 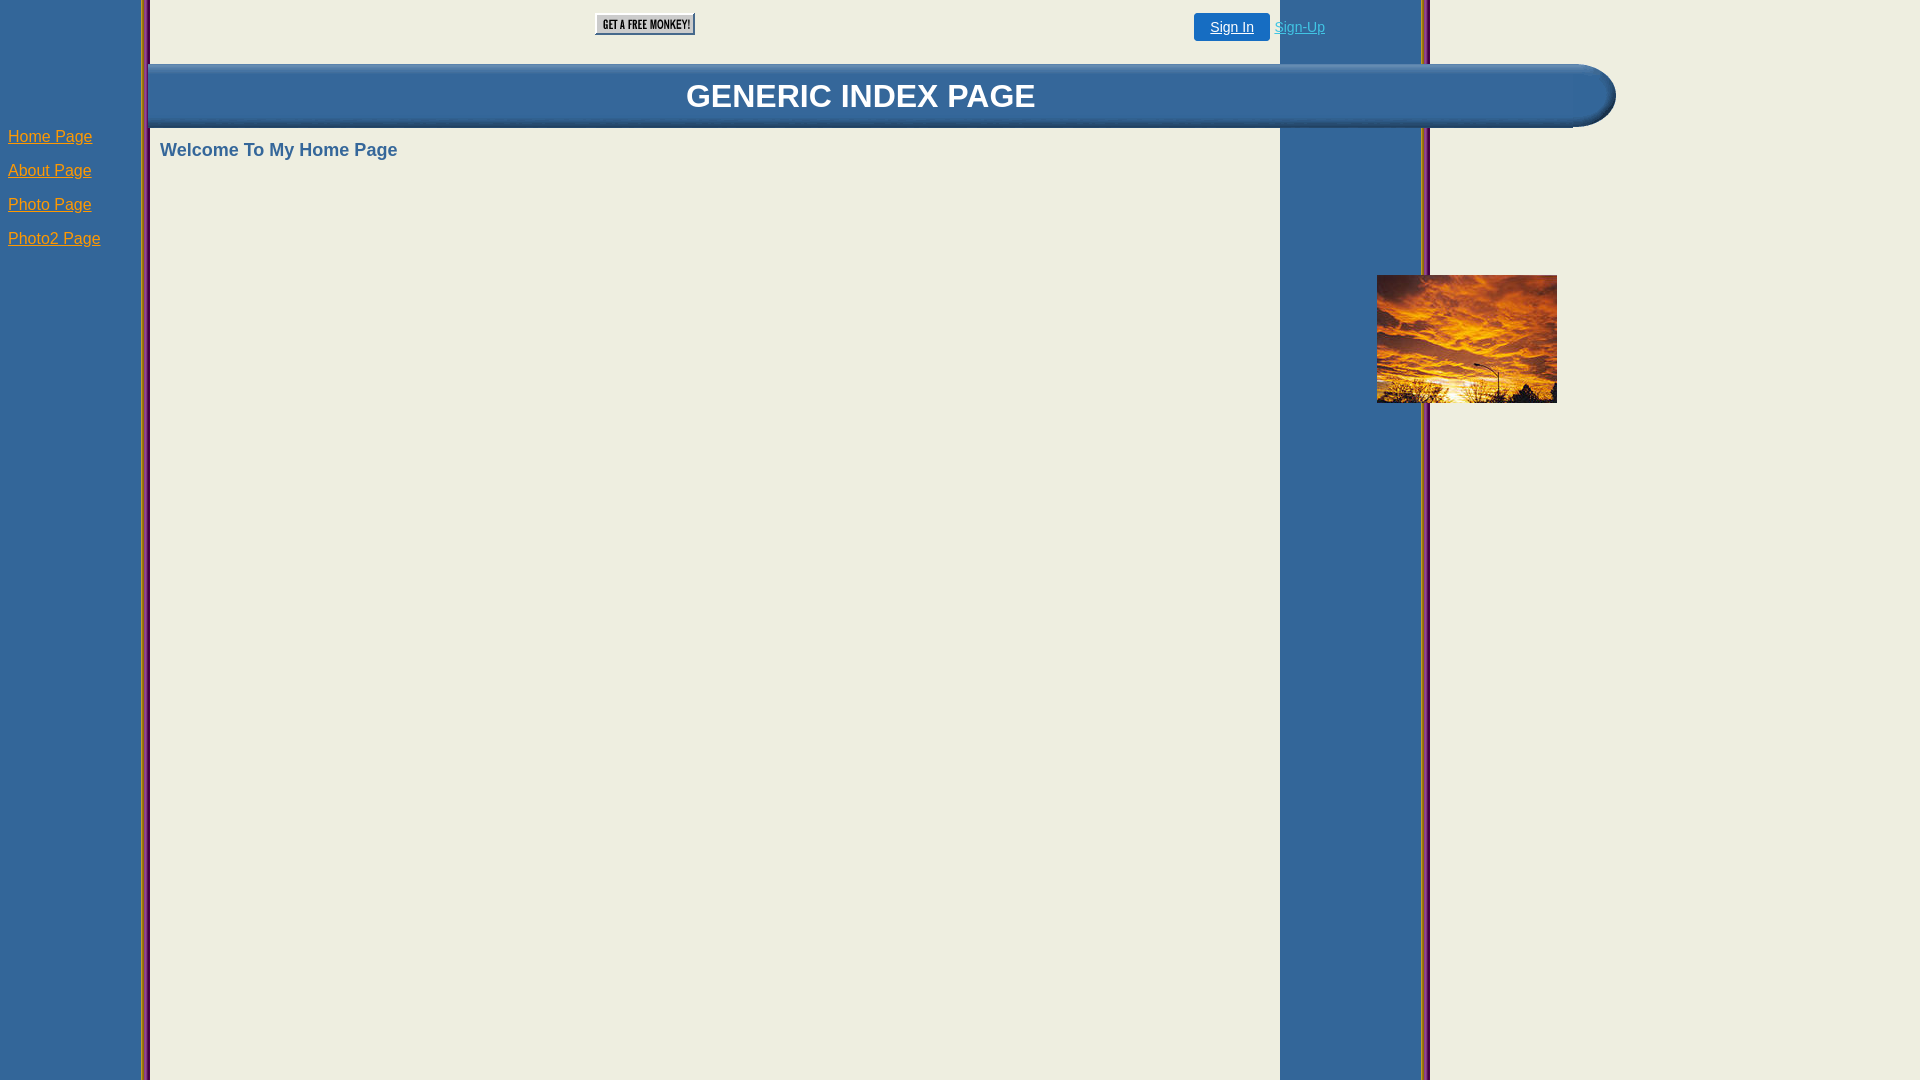 I want to click on 'Photo2 Page', so click(x=54, y=237).